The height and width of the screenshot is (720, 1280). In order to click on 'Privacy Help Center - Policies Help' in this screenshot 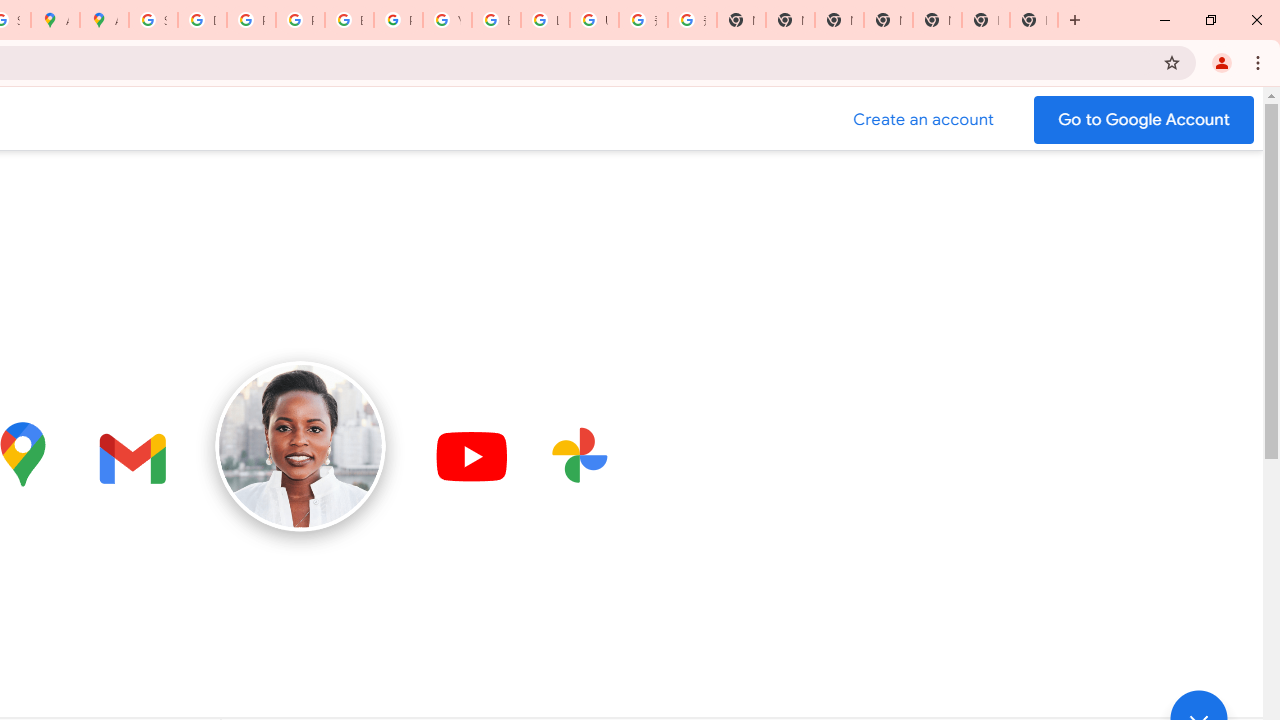, I will do `click(299, 20)`.